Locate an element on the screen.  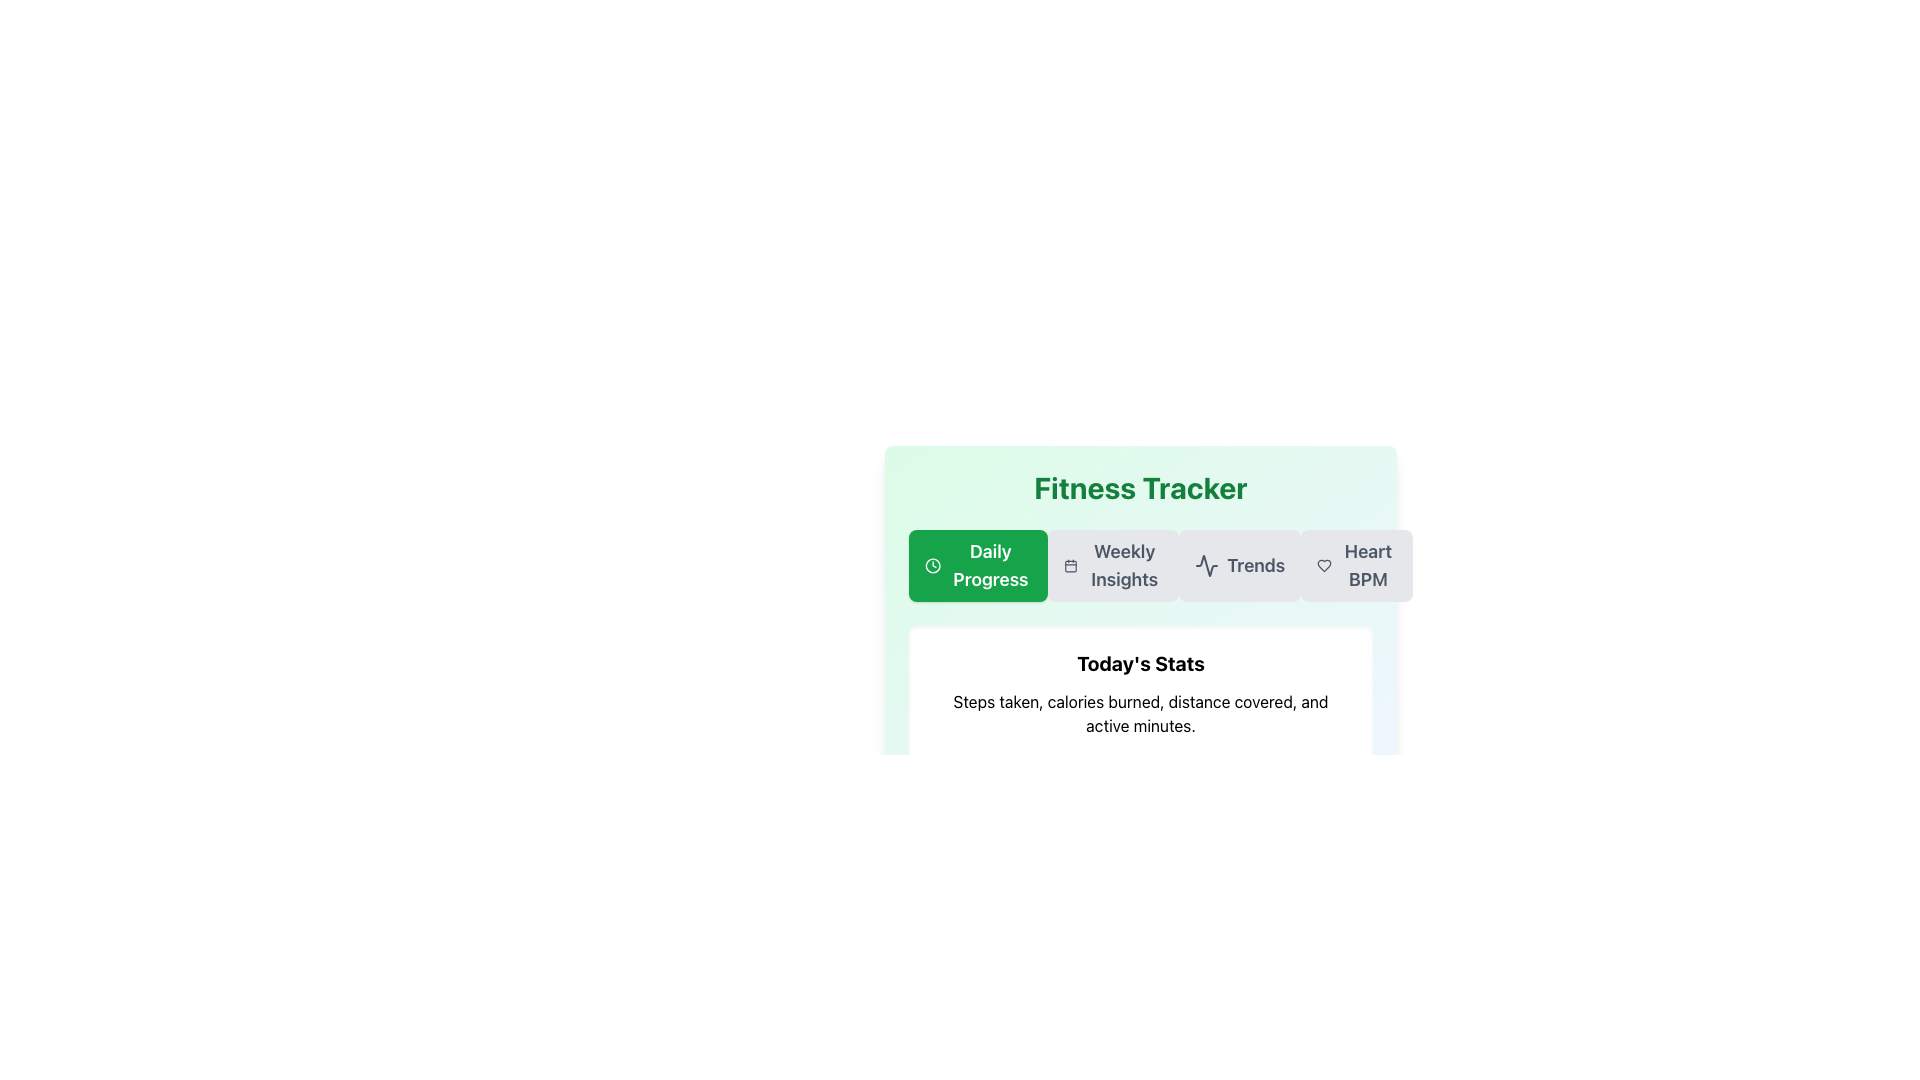
the second button in the row of four buttons within the 'Fitness Tracker' section to observe the hover effect is located at coordinates (1141, 566).